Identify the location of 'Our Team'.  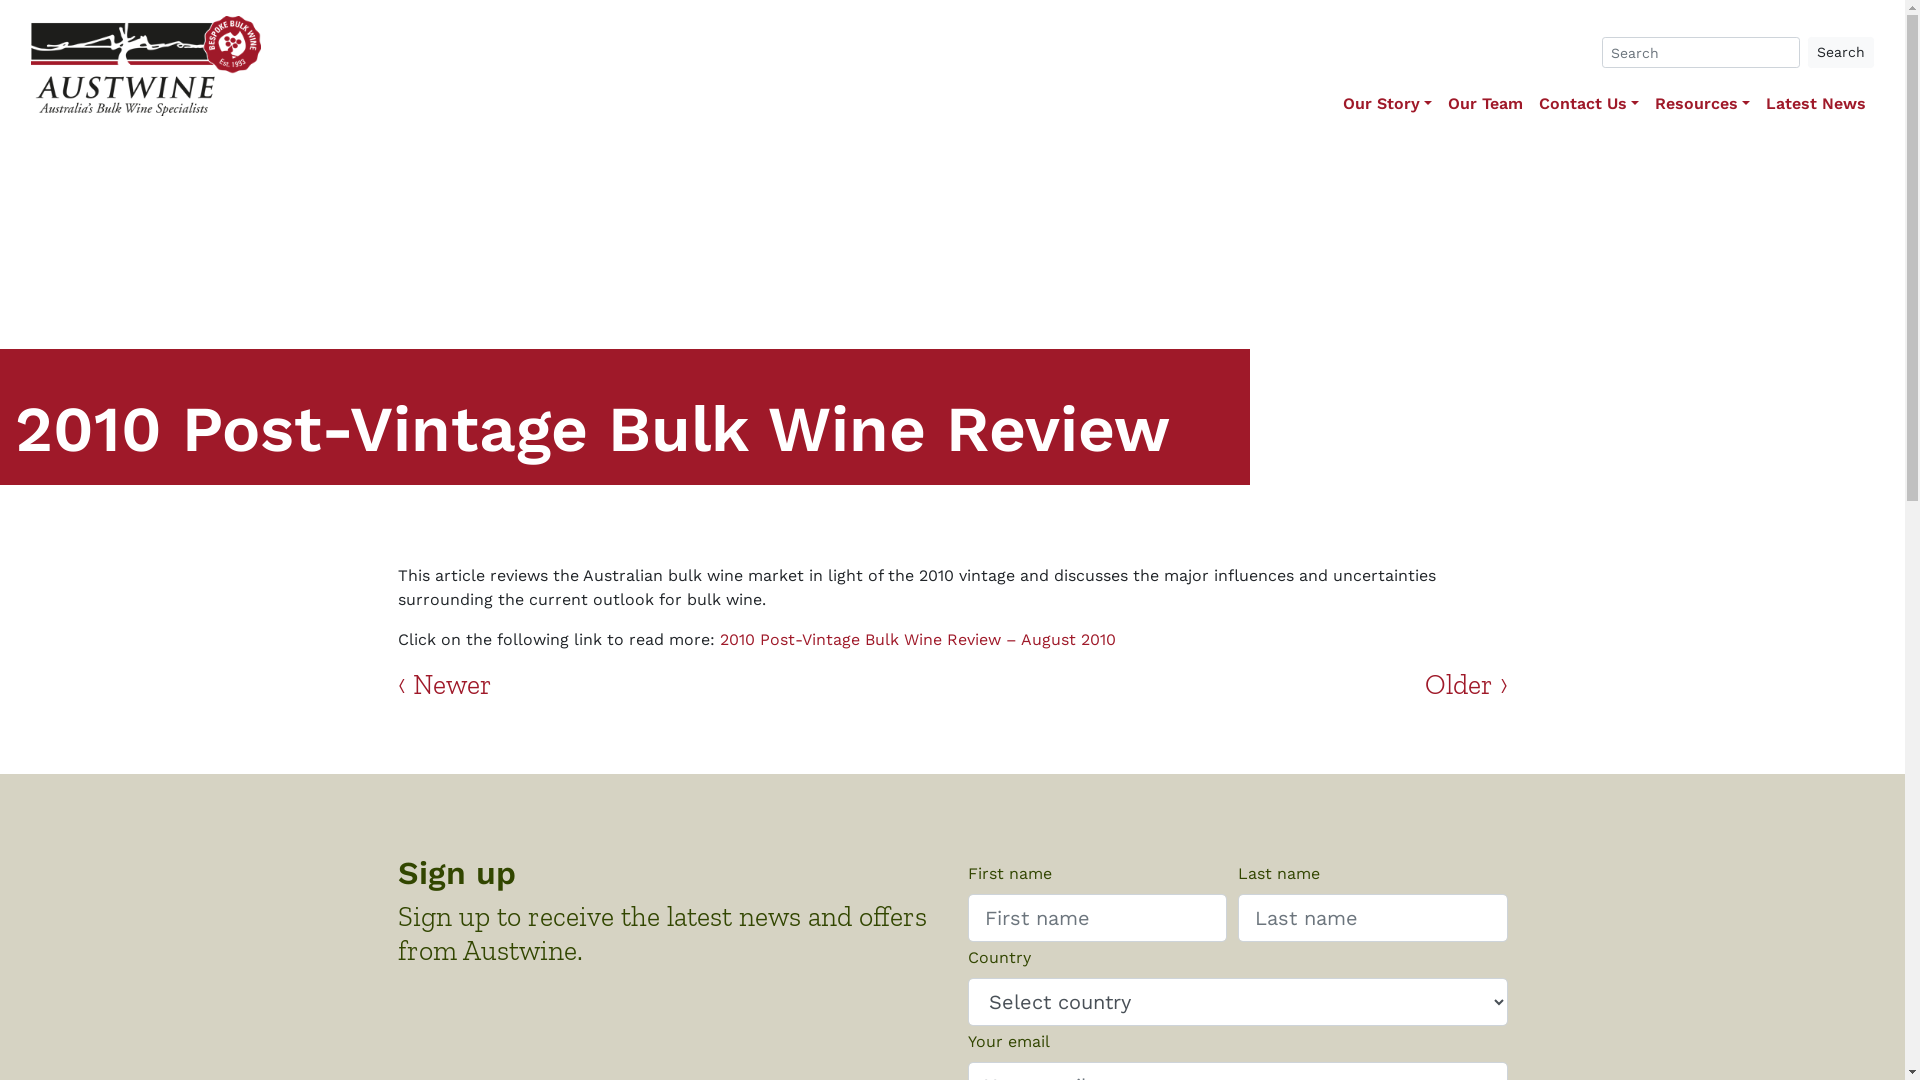
(1485, 104).